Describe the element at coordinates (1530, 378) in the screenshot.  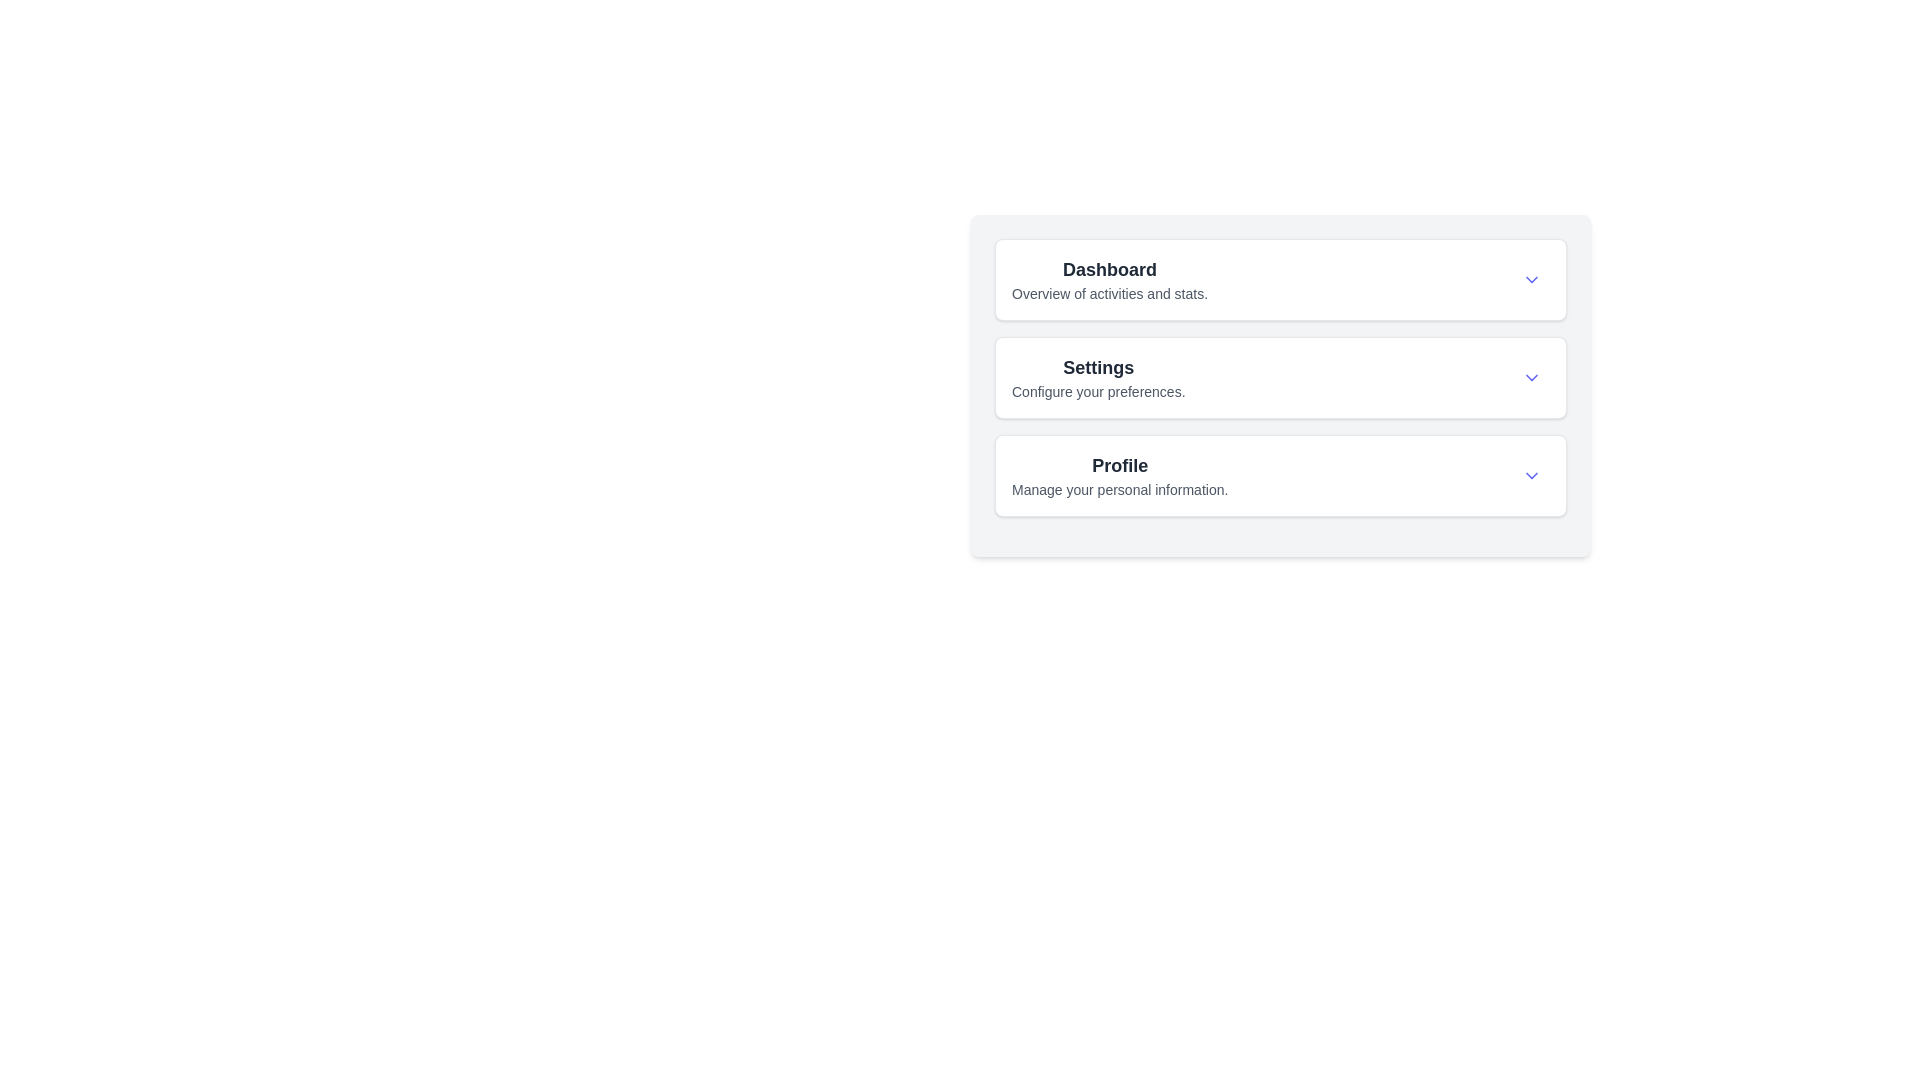
I see `the downward-pointing chevron icon, which is indigo in color and located to the far right within the 'Settings' option of the menu` at that location.